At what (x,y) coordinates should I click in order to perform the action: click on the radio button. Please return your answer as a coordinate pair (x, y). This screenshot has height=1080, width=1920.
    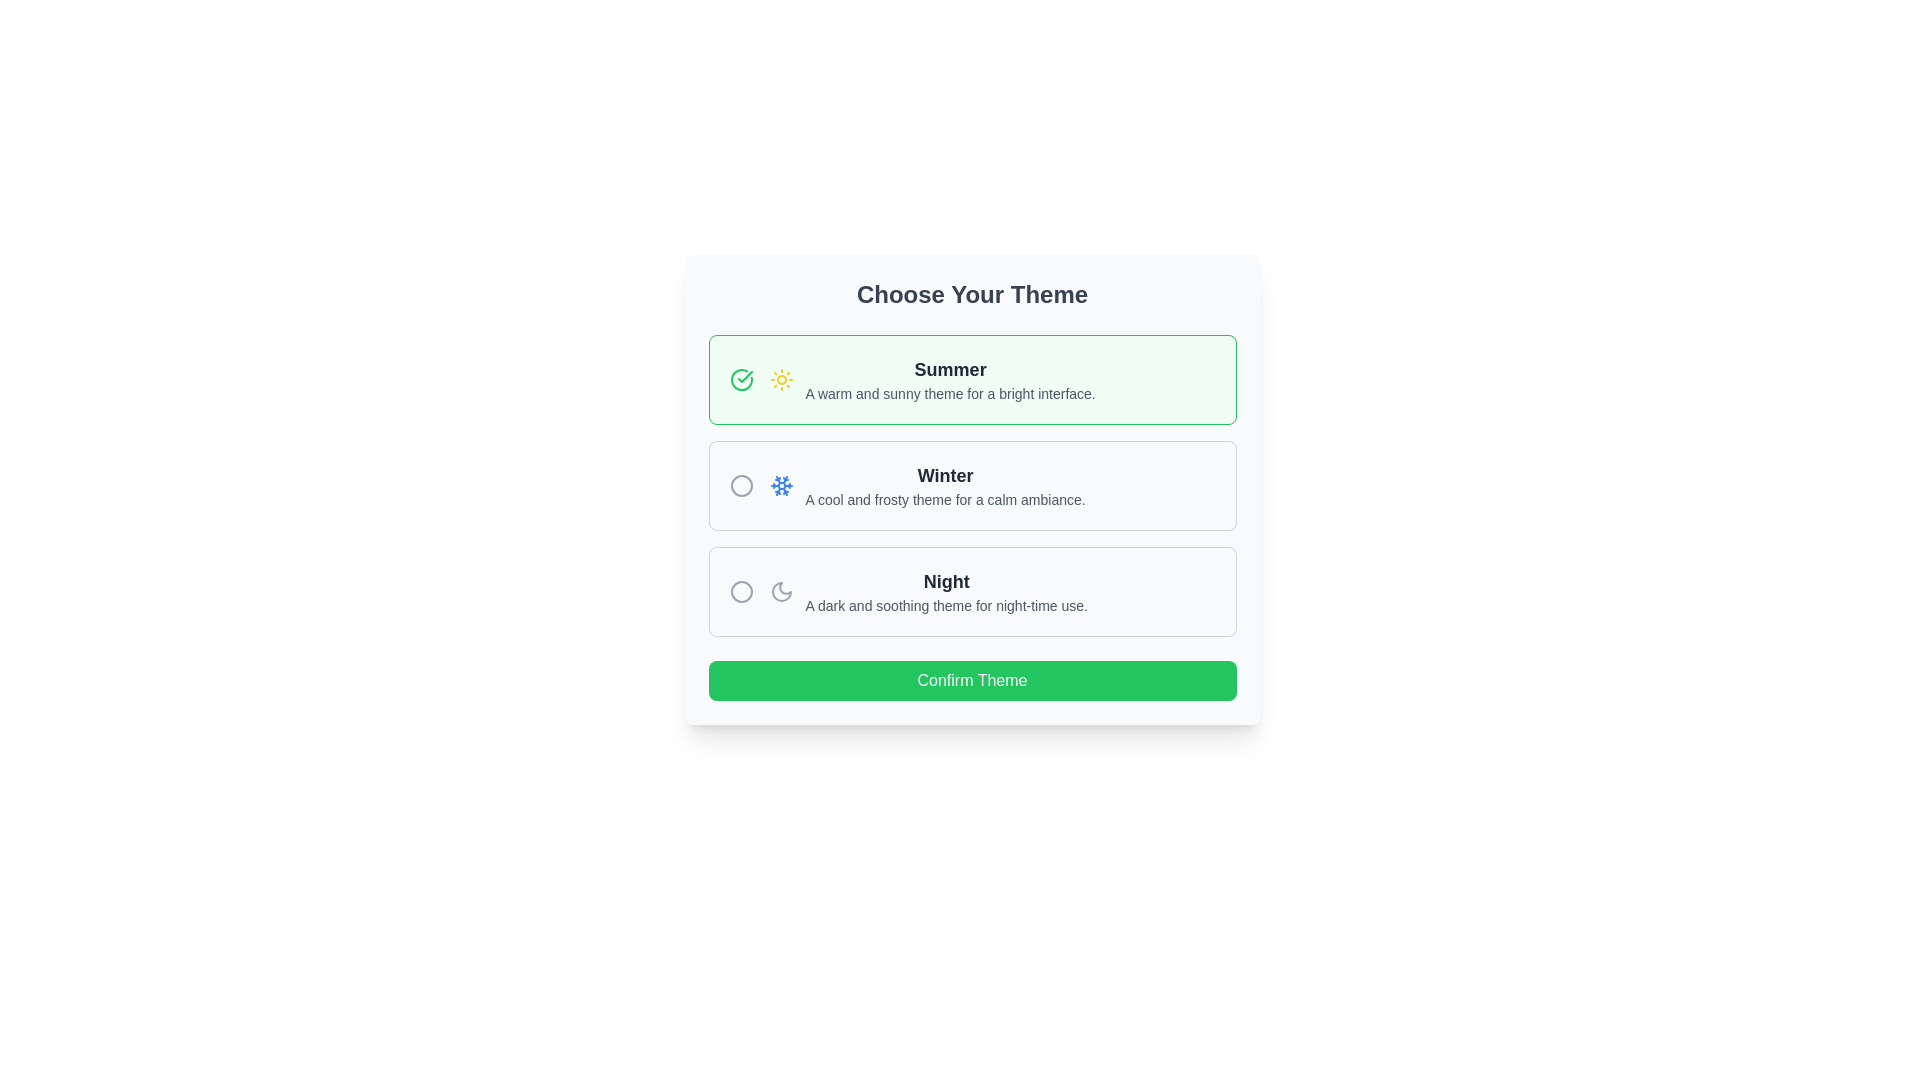
    Looking at the image, I should click on (944, 486).